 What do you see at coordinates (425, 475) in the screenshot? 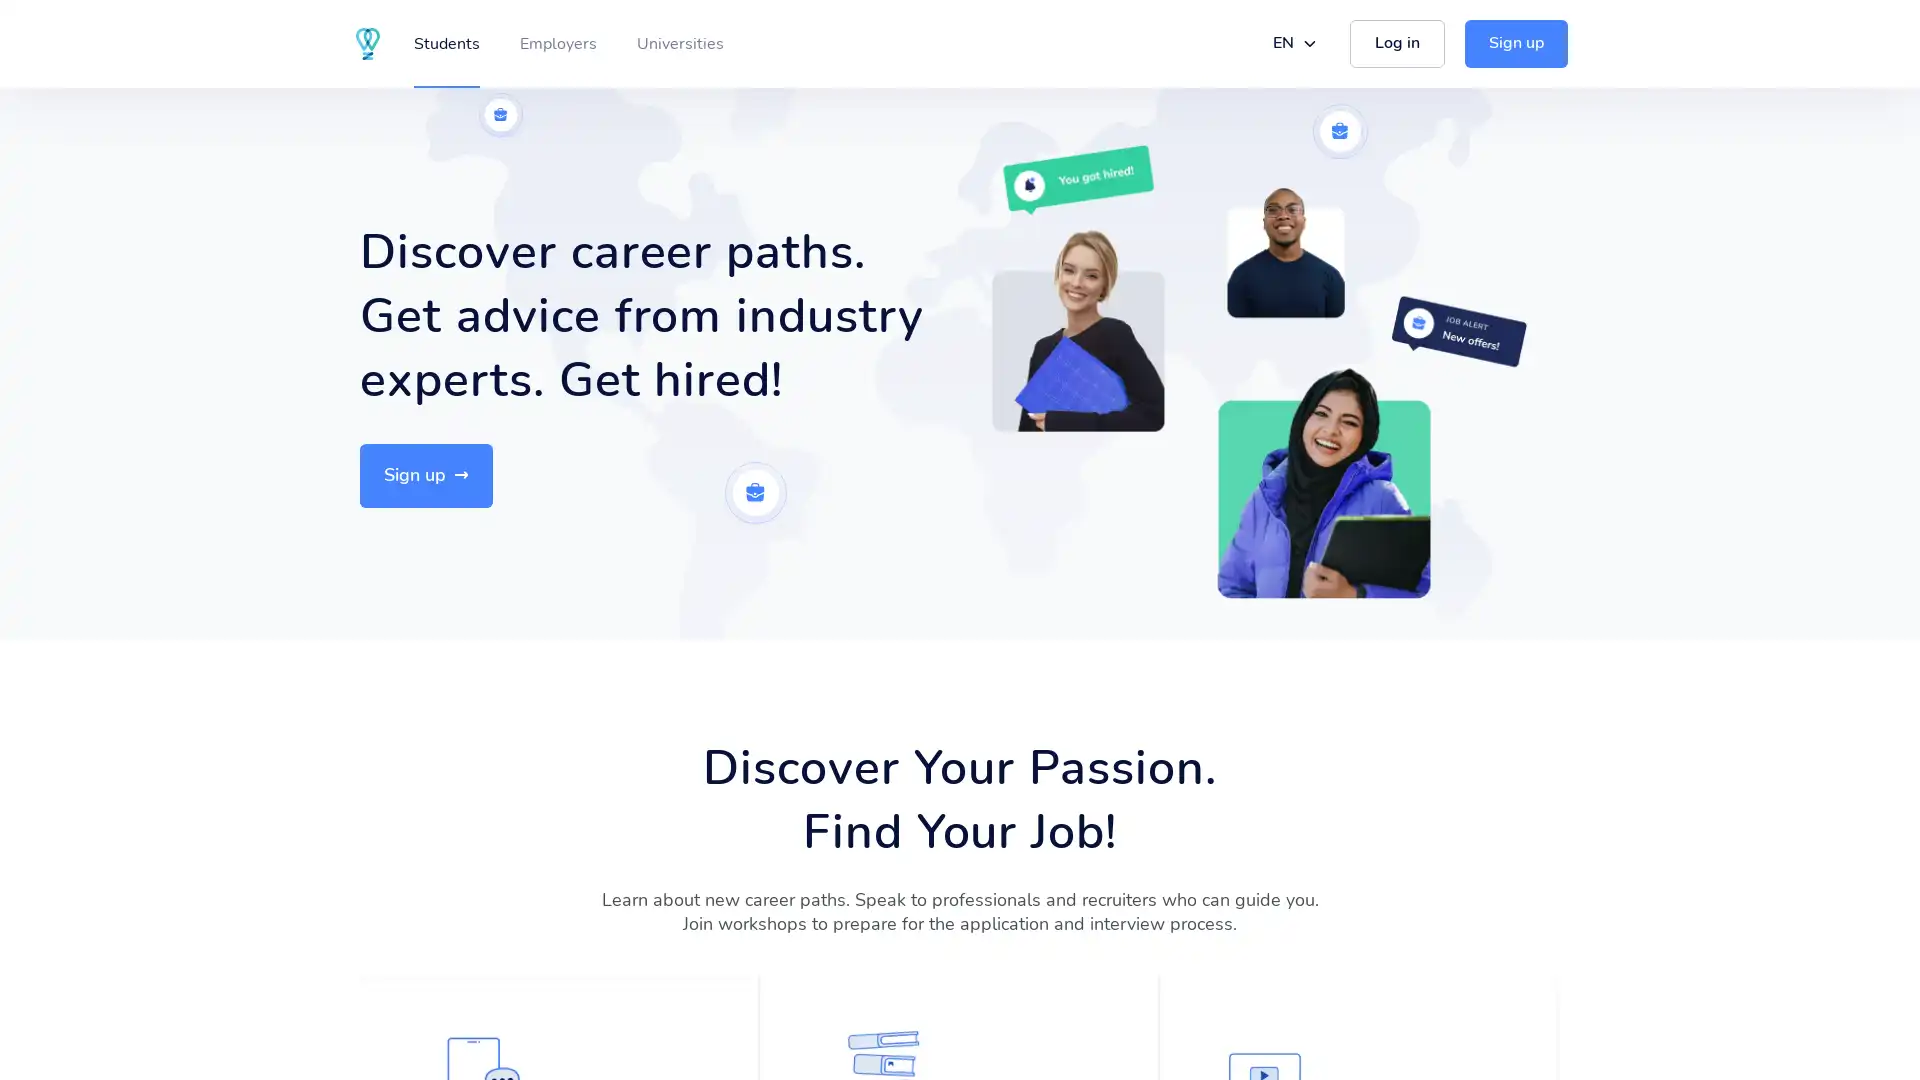
I see `Sign up` at bounding box center [425, 475].